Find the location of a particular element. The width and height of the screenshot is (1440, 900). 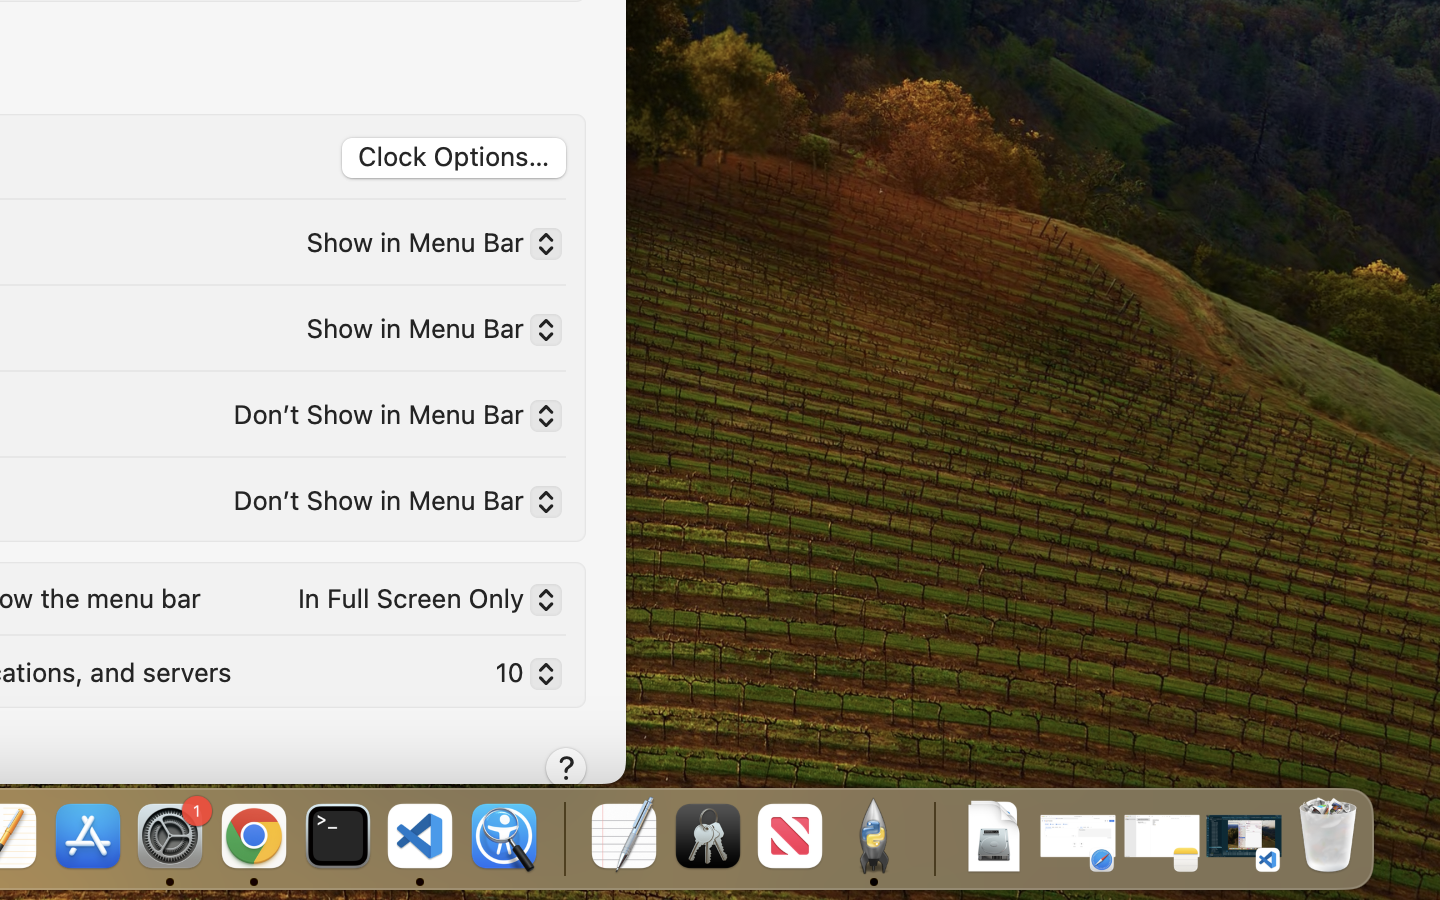

'Don’t Show in Menu Bar' is located at coordinates (387, 419).